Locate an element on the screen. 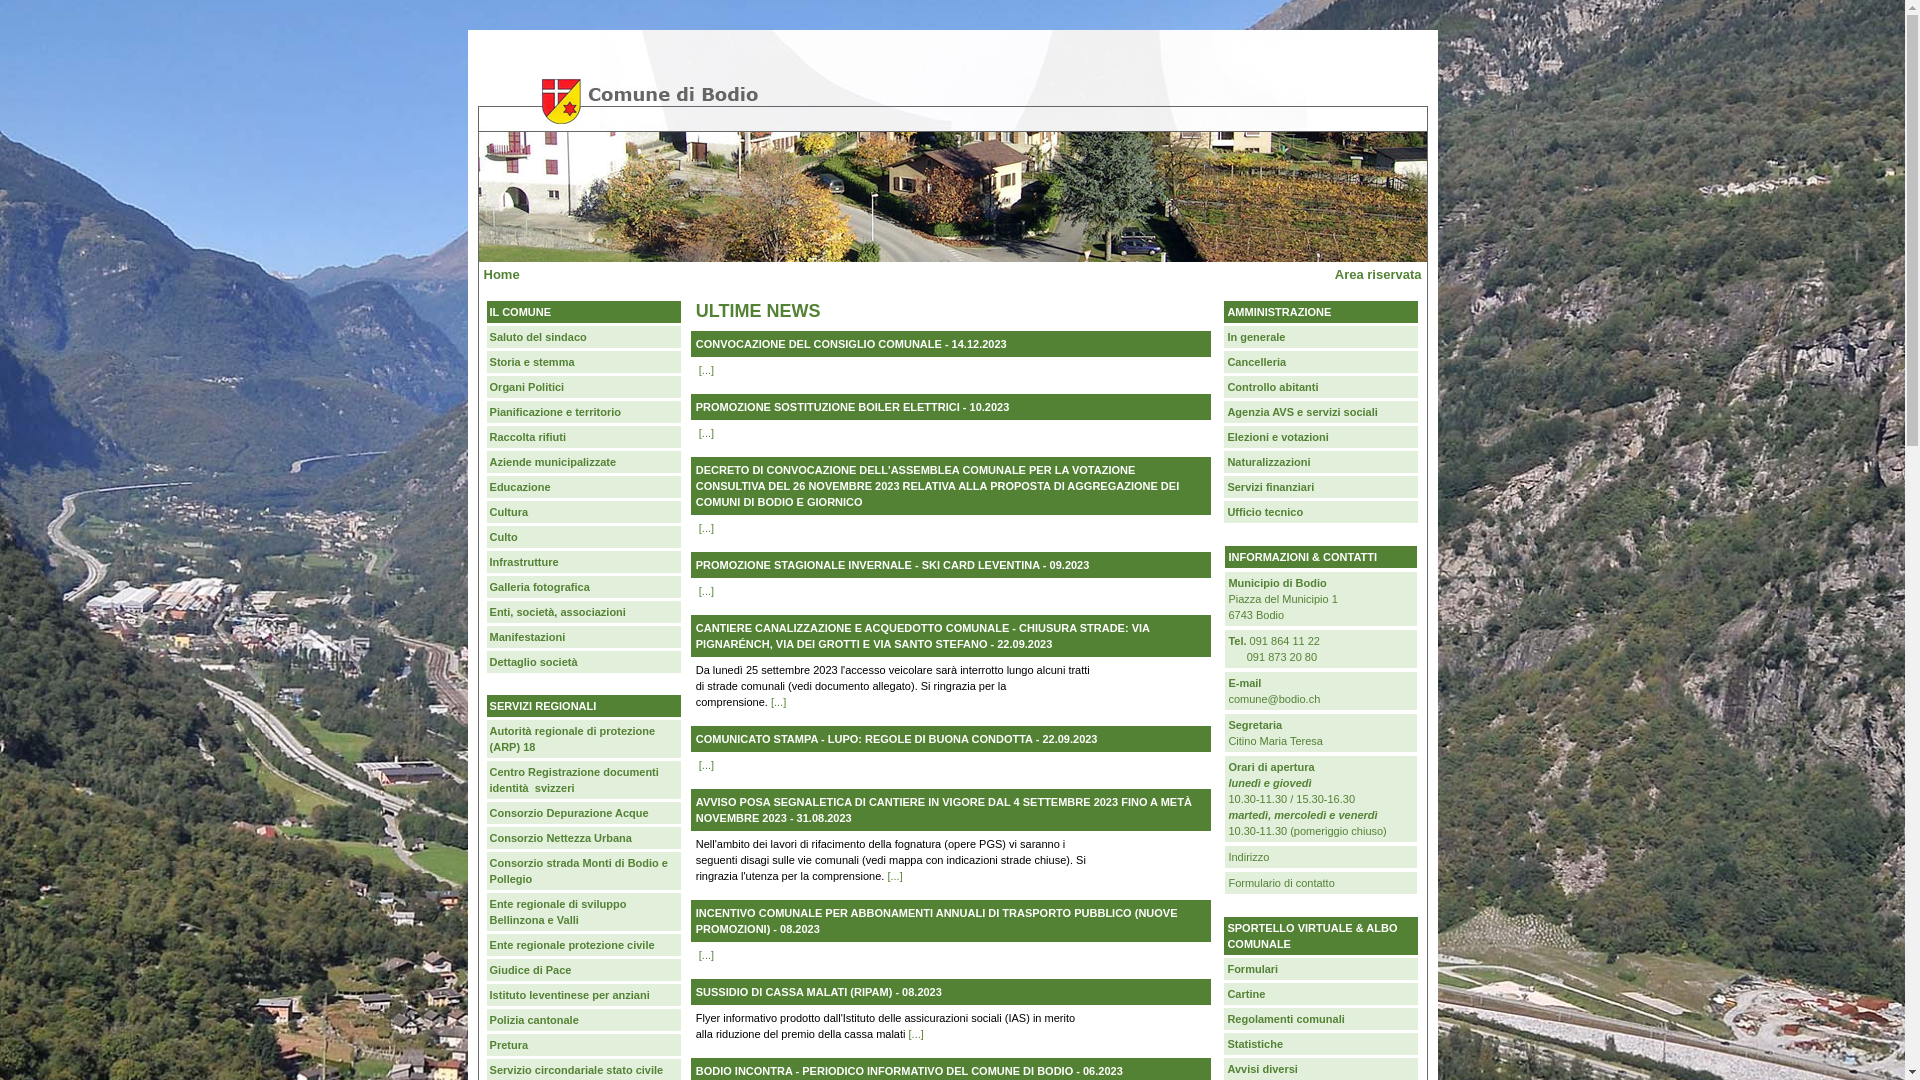 This screenshot has width=1920, height=1080. 'Istituto leventinese per anziani' is located at coordinates (583, 995).